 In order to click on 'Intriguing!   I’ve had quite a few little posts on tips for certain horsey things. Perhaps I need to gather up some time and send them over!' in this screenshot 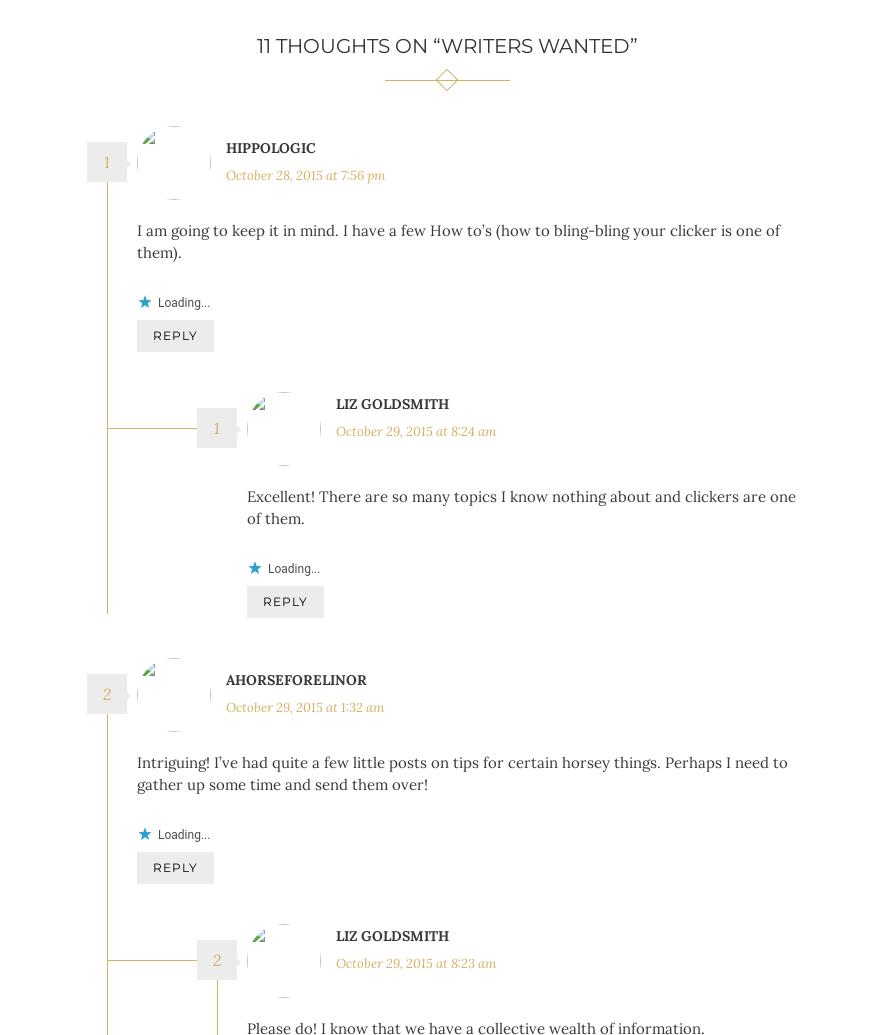, I will do `click(462, 802)`.